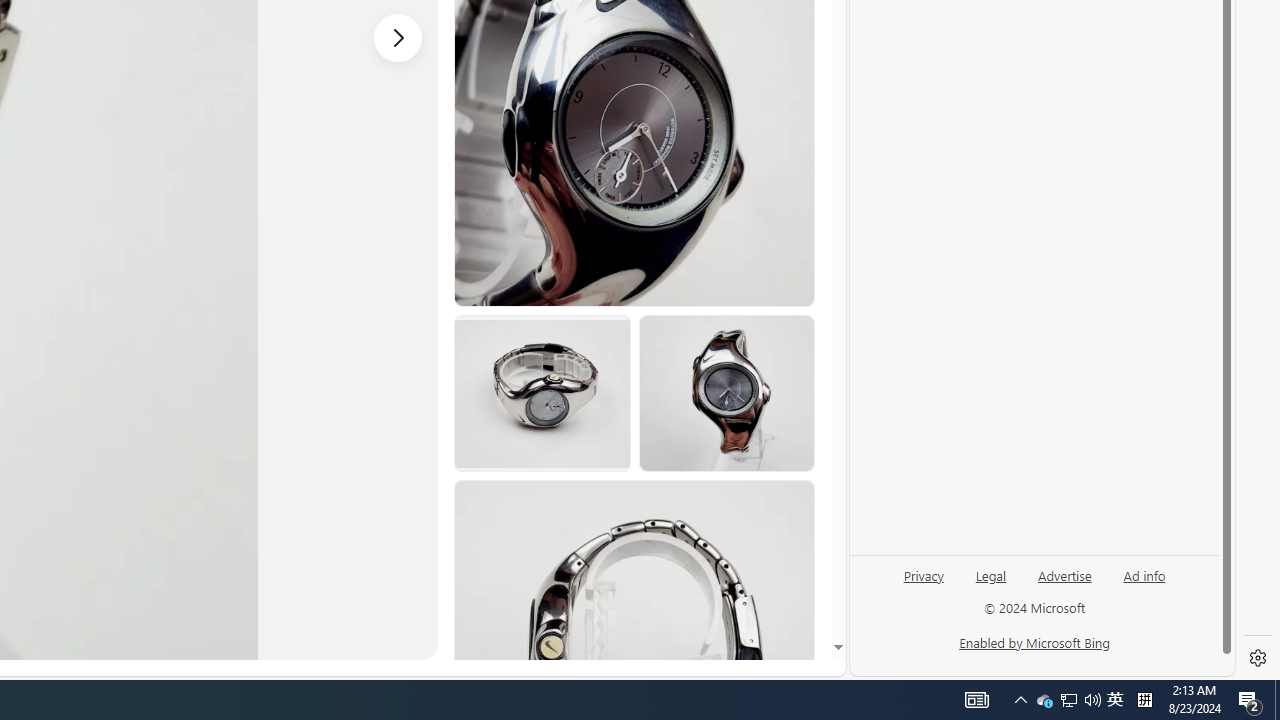 The height and width of the screenshot is (720, 1280). What do you see at coordinates (1144, 583) in the screenshot?
I see `'Ad info'` at bounding box center [1144, 583].